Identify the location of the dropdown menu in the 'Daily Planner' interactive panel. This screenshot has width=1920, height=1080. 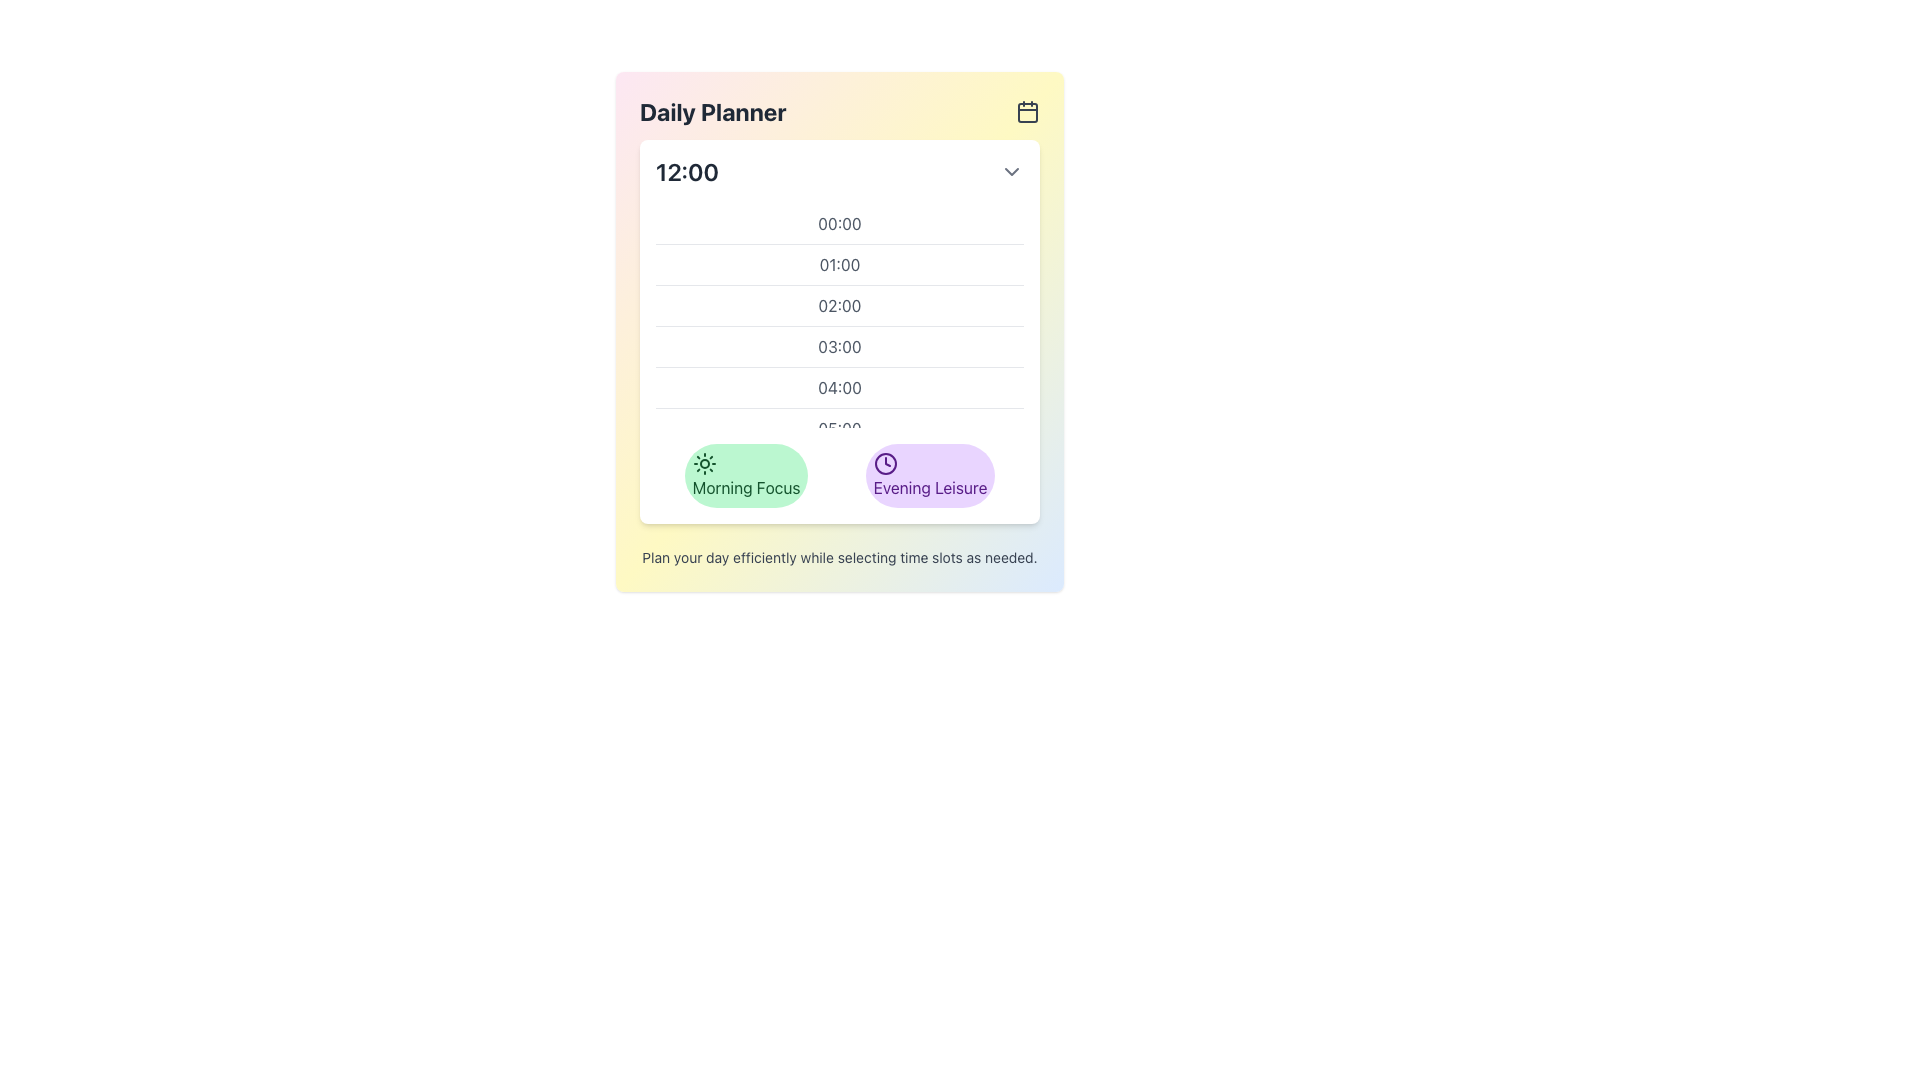
(840, 330).